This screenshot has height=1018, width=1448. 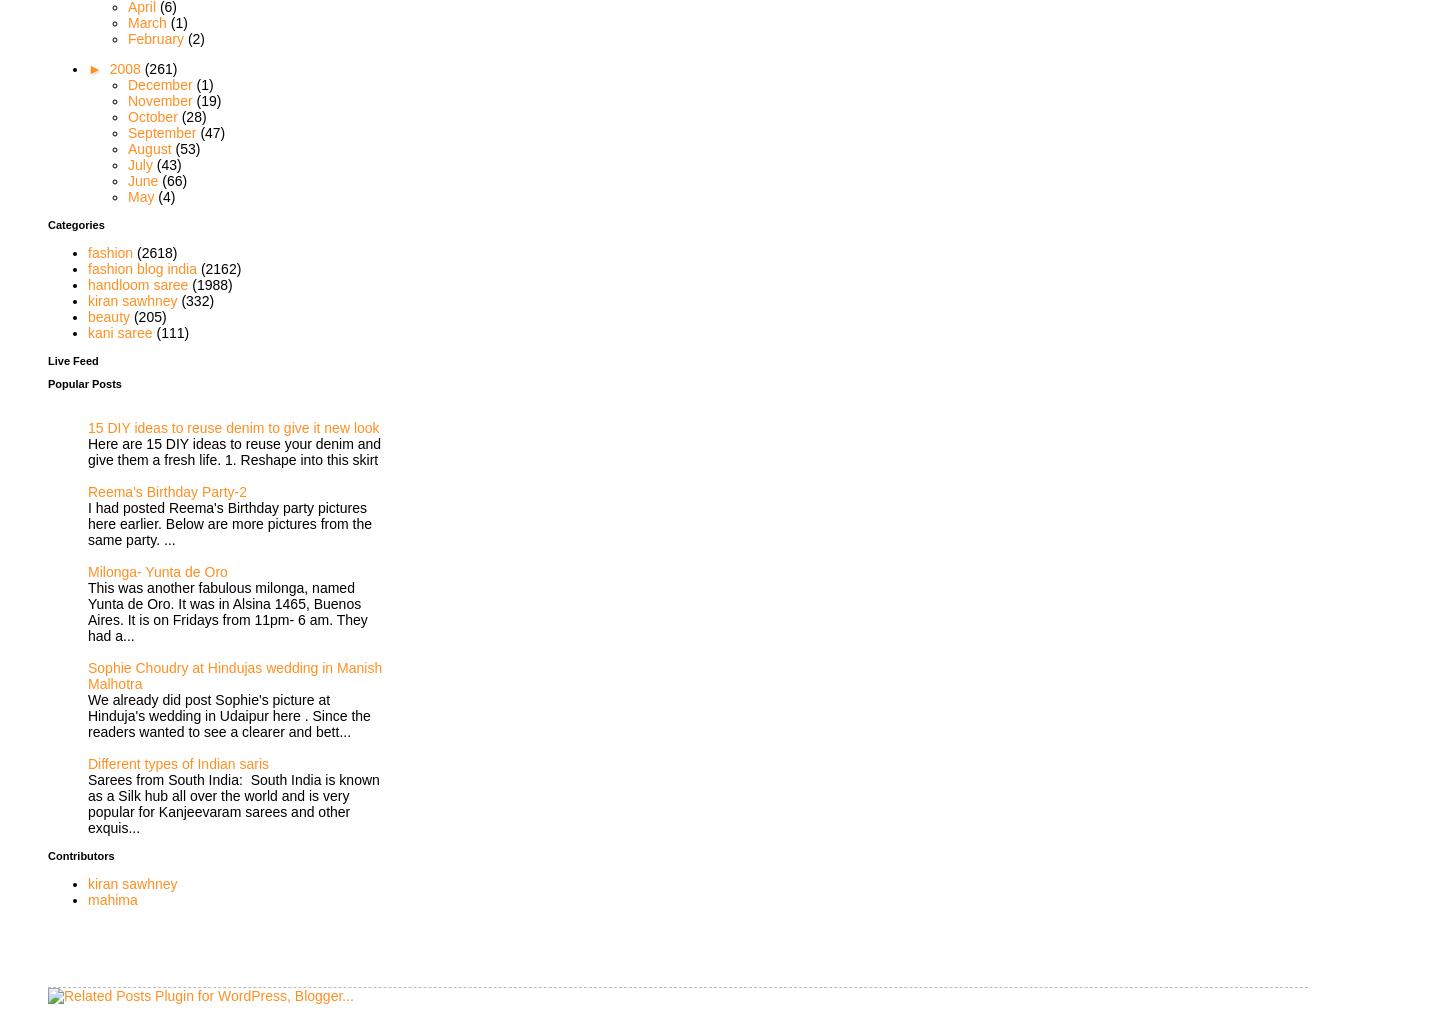 I want to click on '(2162)', so click(x=220, y=268).